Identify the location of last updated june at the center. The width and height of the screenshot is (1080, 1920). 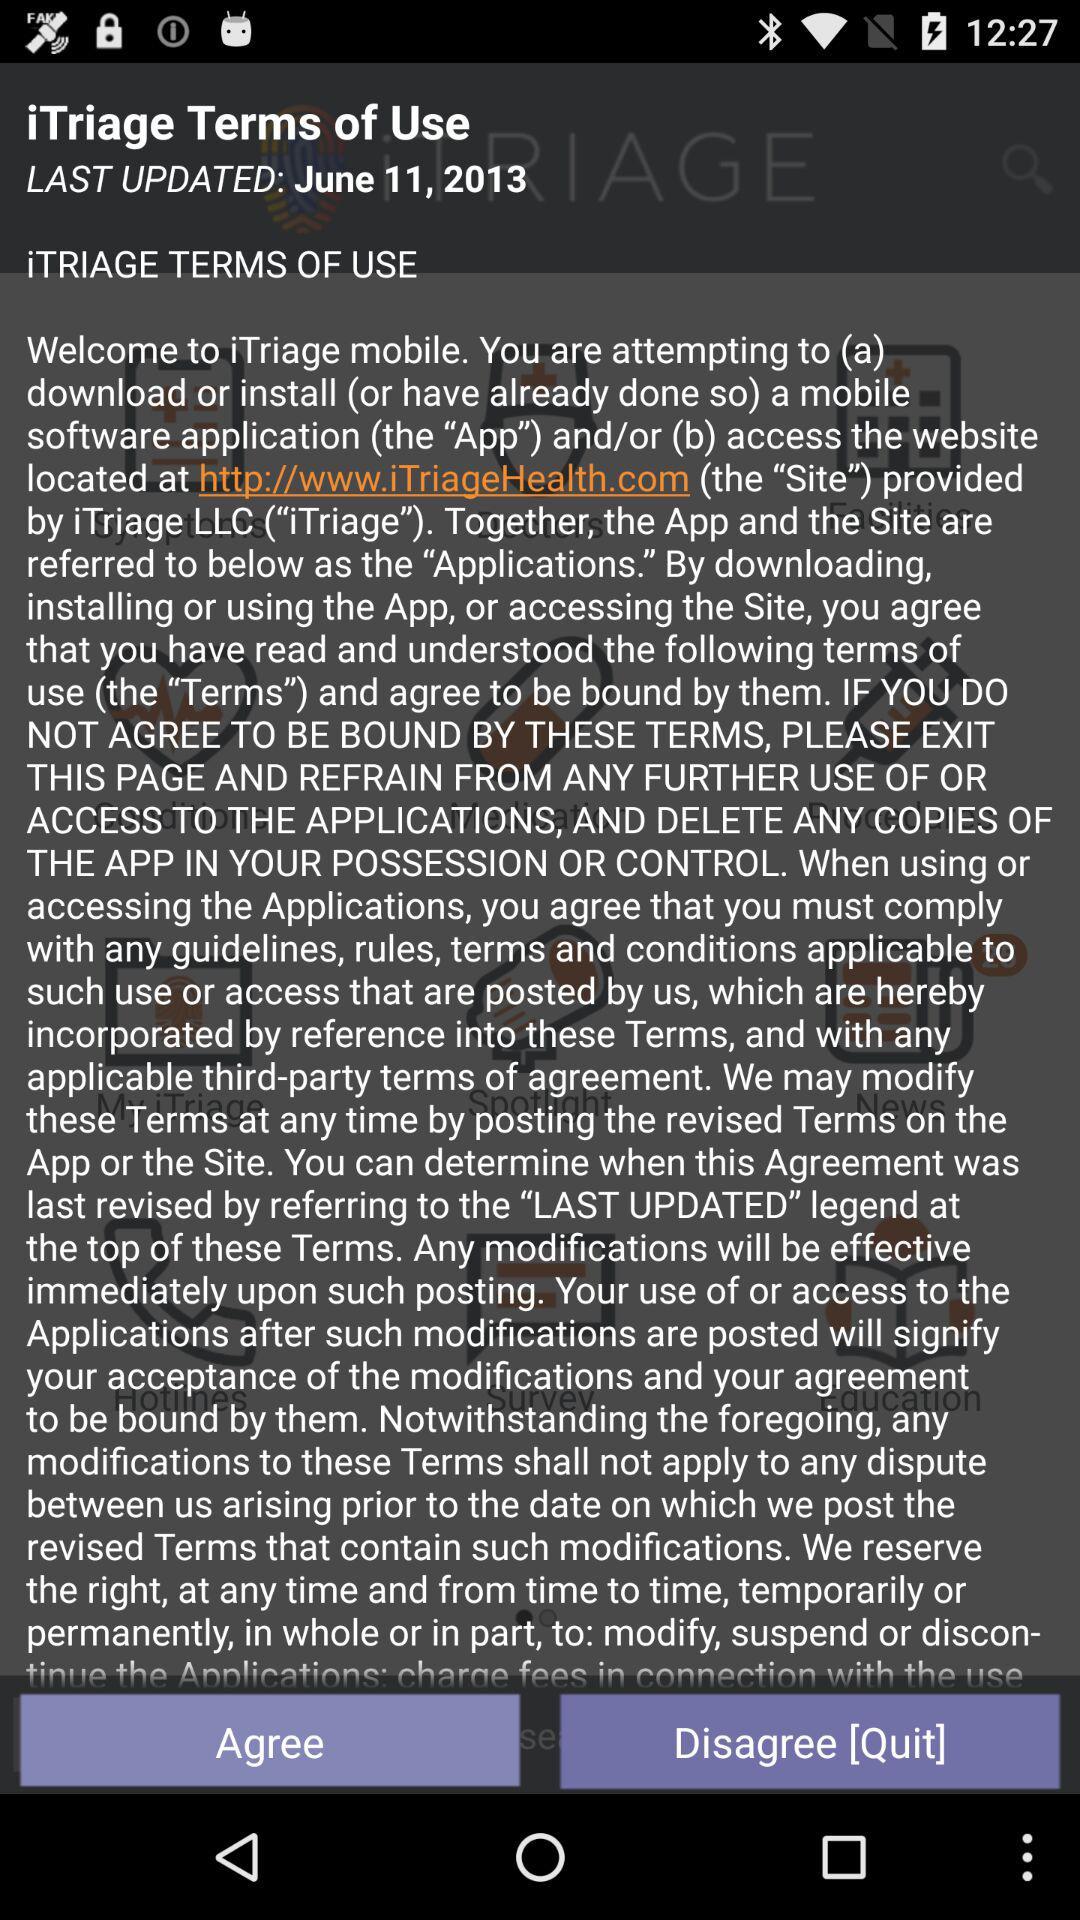
(540, 920).